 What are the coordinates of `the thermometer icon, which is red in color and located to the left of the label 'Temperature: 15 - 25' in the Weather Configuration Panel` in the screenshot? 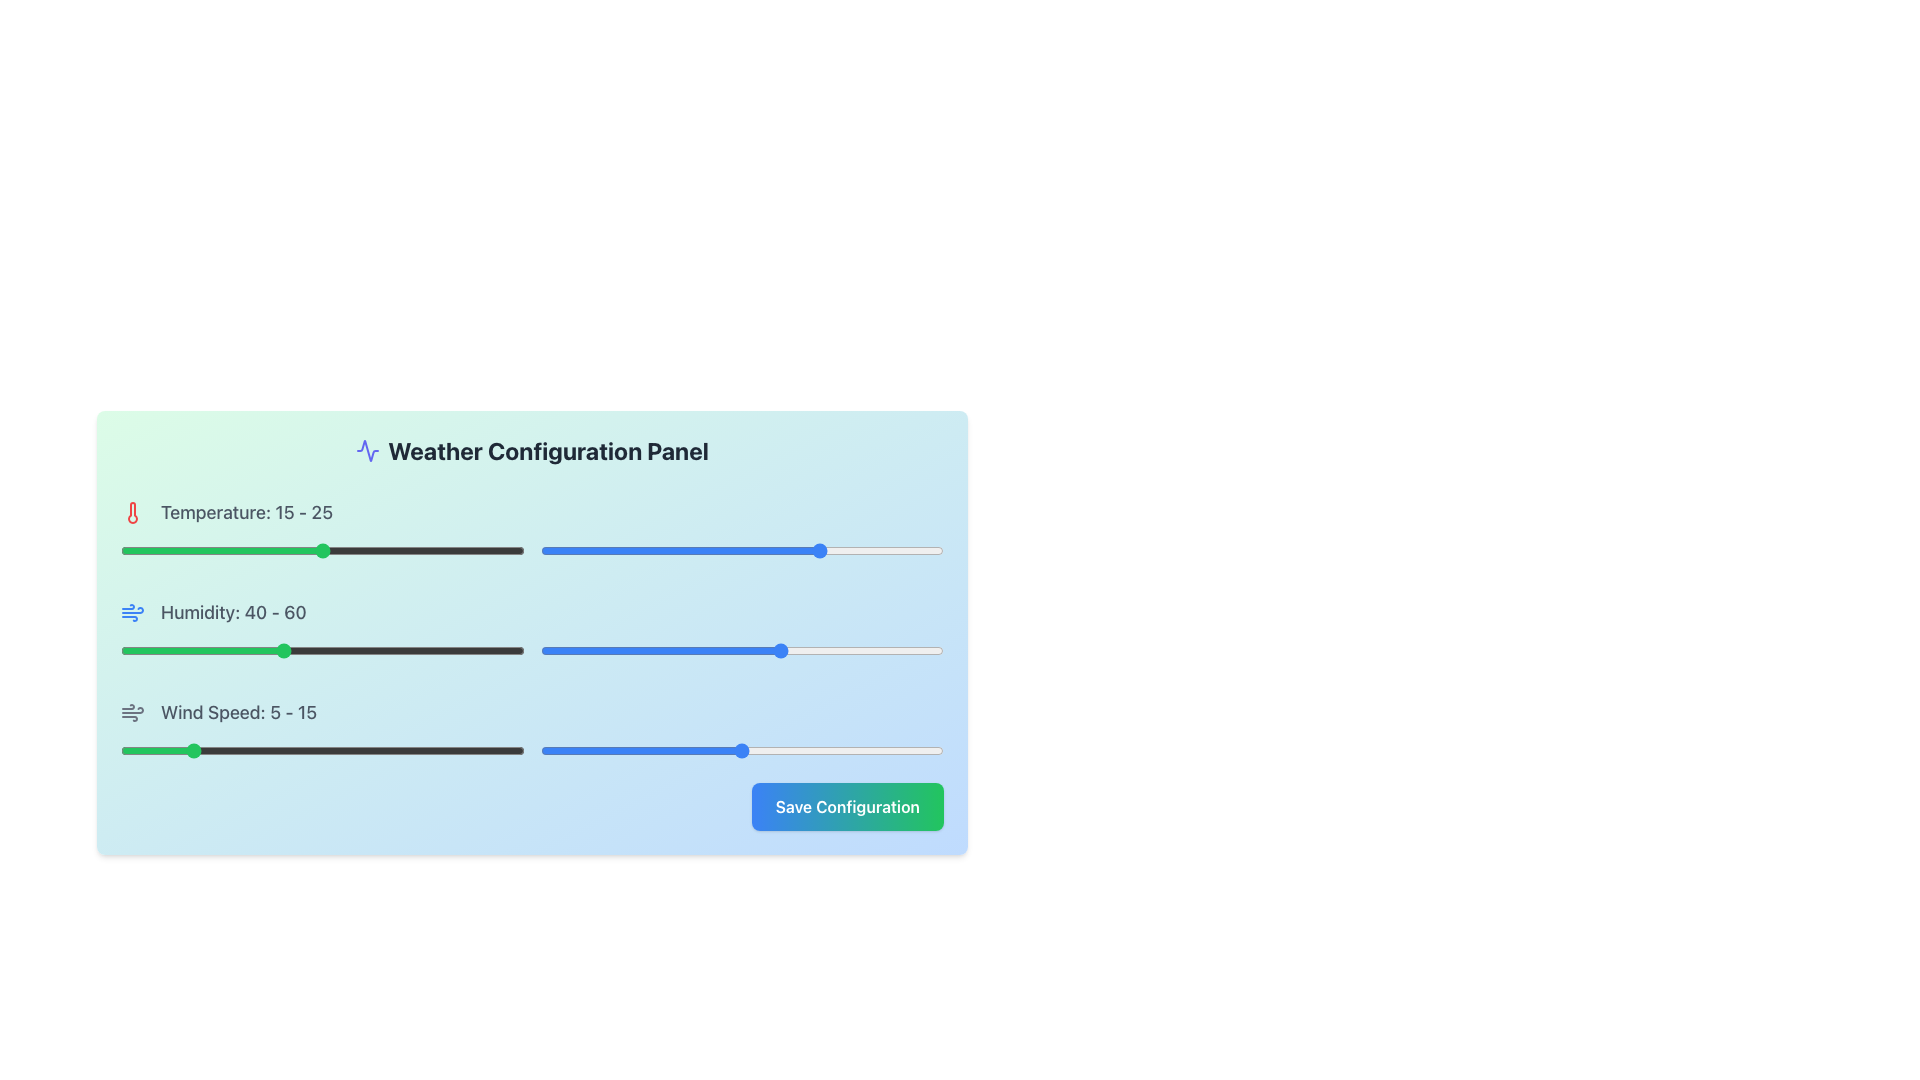 It's located at (132, 512).